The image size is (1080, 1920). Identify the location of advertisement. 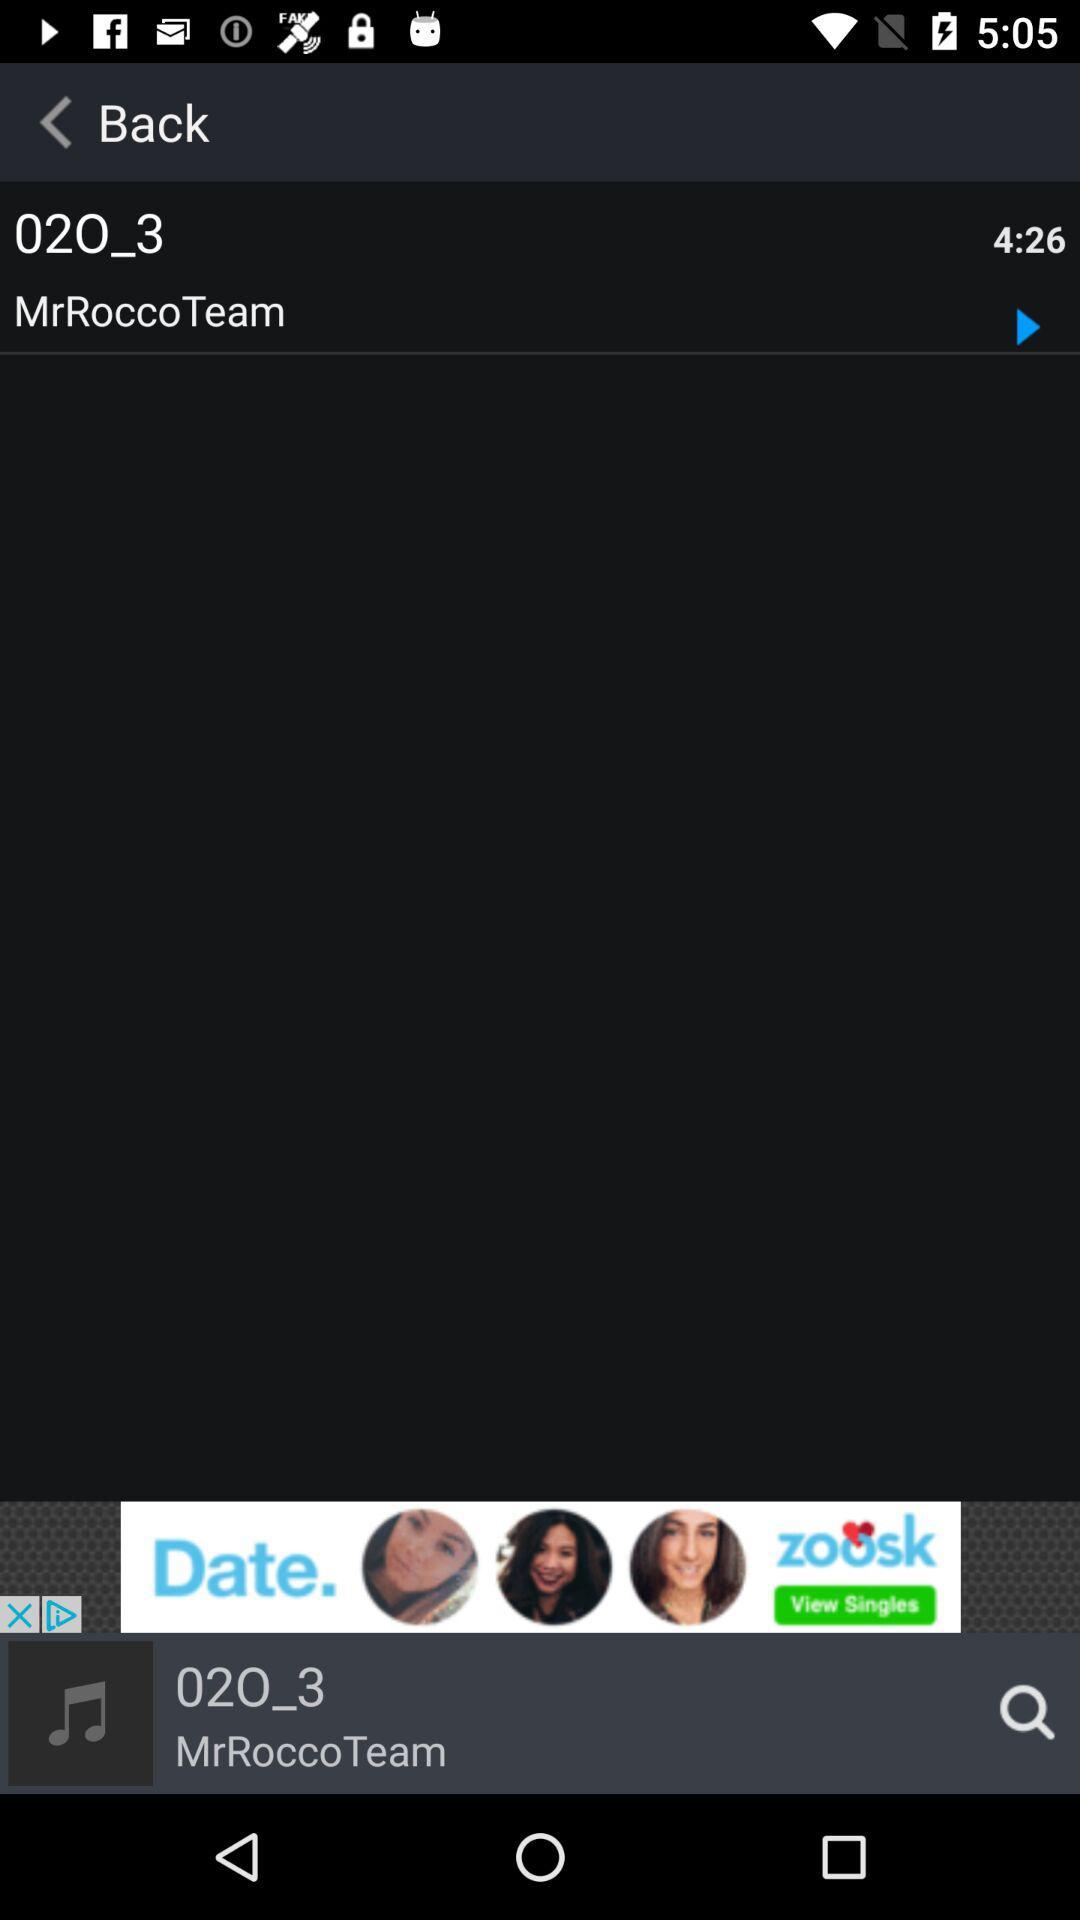
(540, 1566).